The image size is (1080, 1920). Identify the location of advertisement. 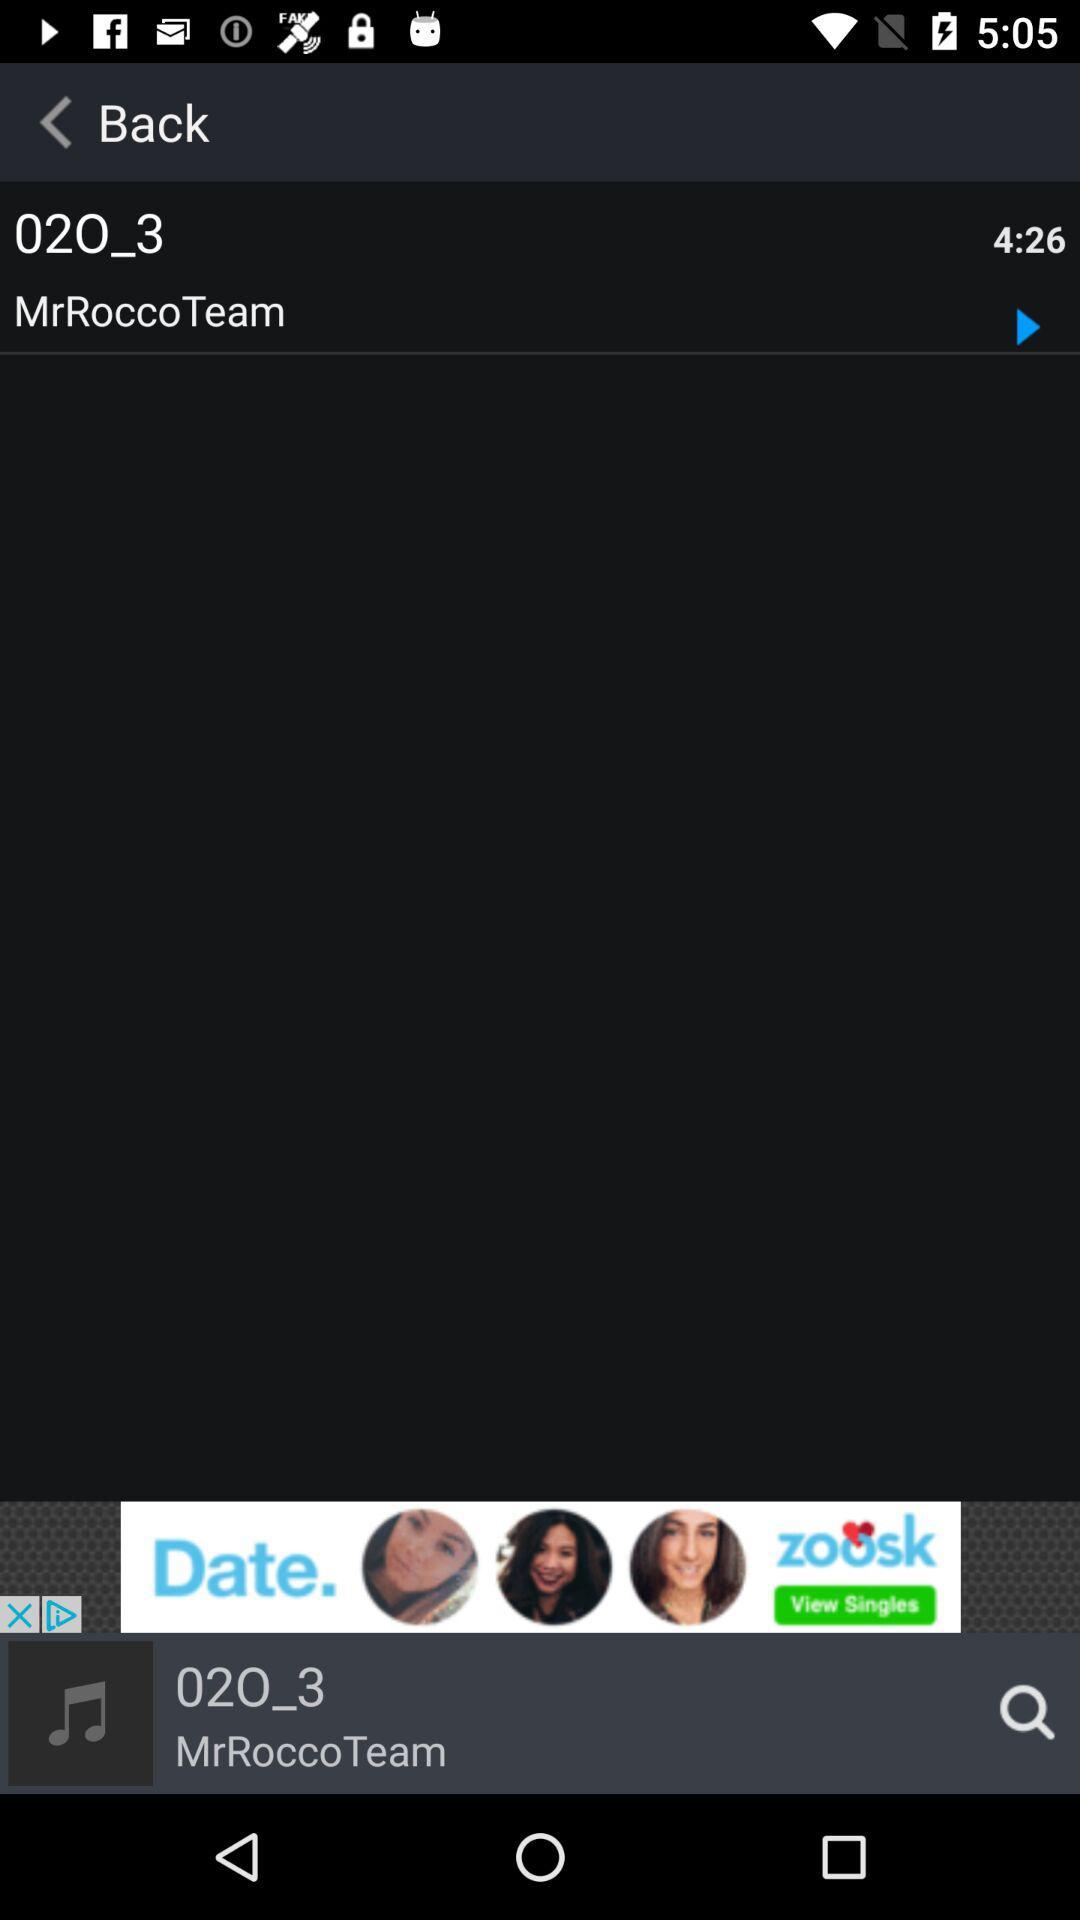
(540, 1566).